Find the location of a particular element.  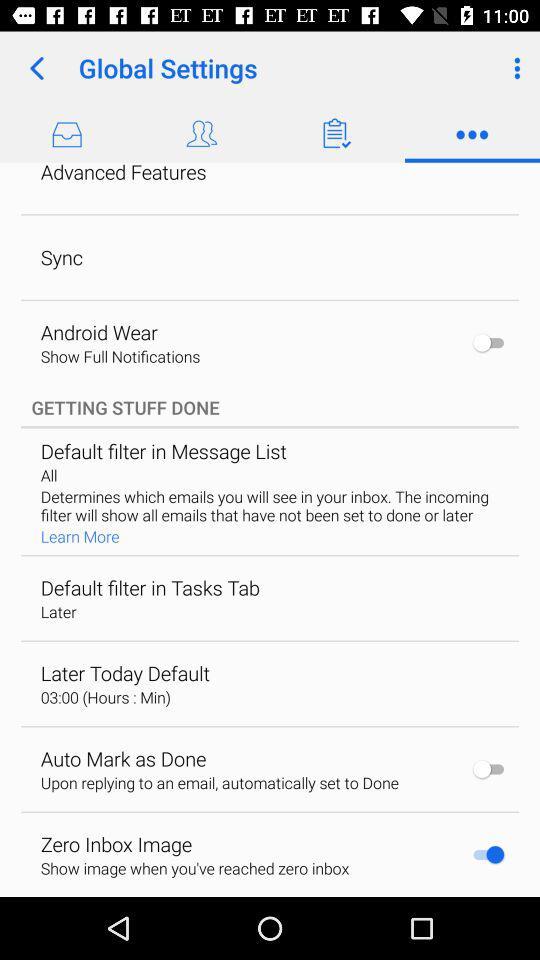

icon to the left of the global settings icon is located at coordinates (36, 68).